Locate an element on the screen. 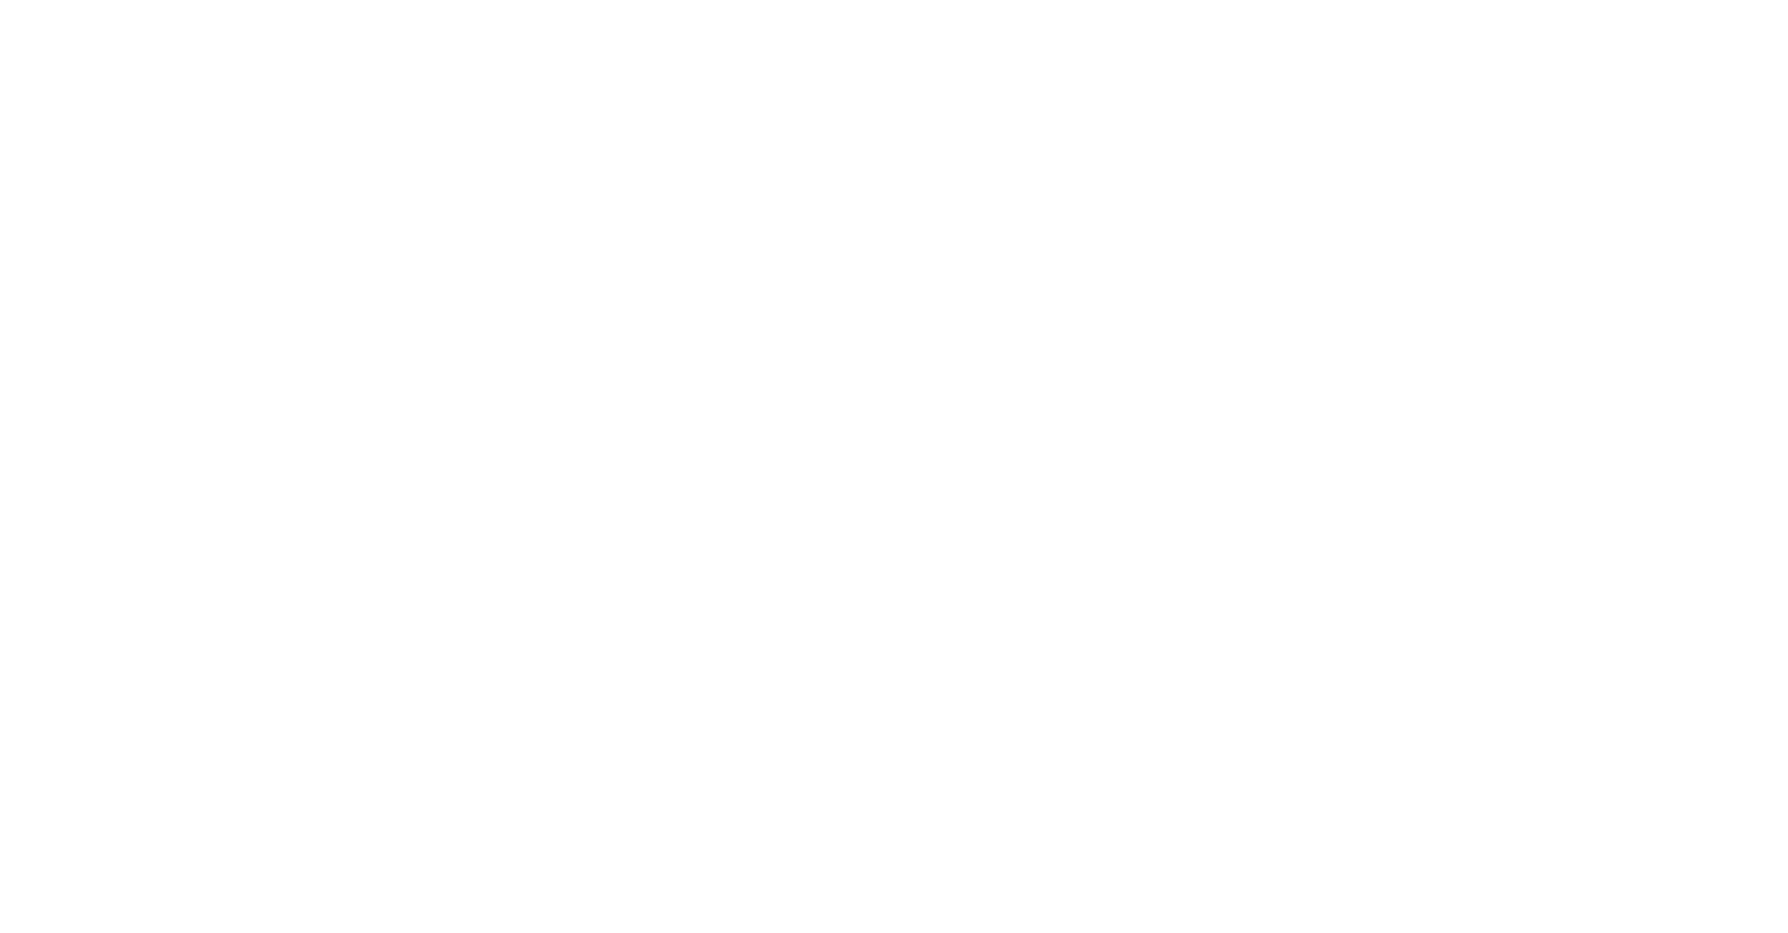 The image size is (1788, 933). 'Transparenzhinweis' is located at coordinates (111, 597).